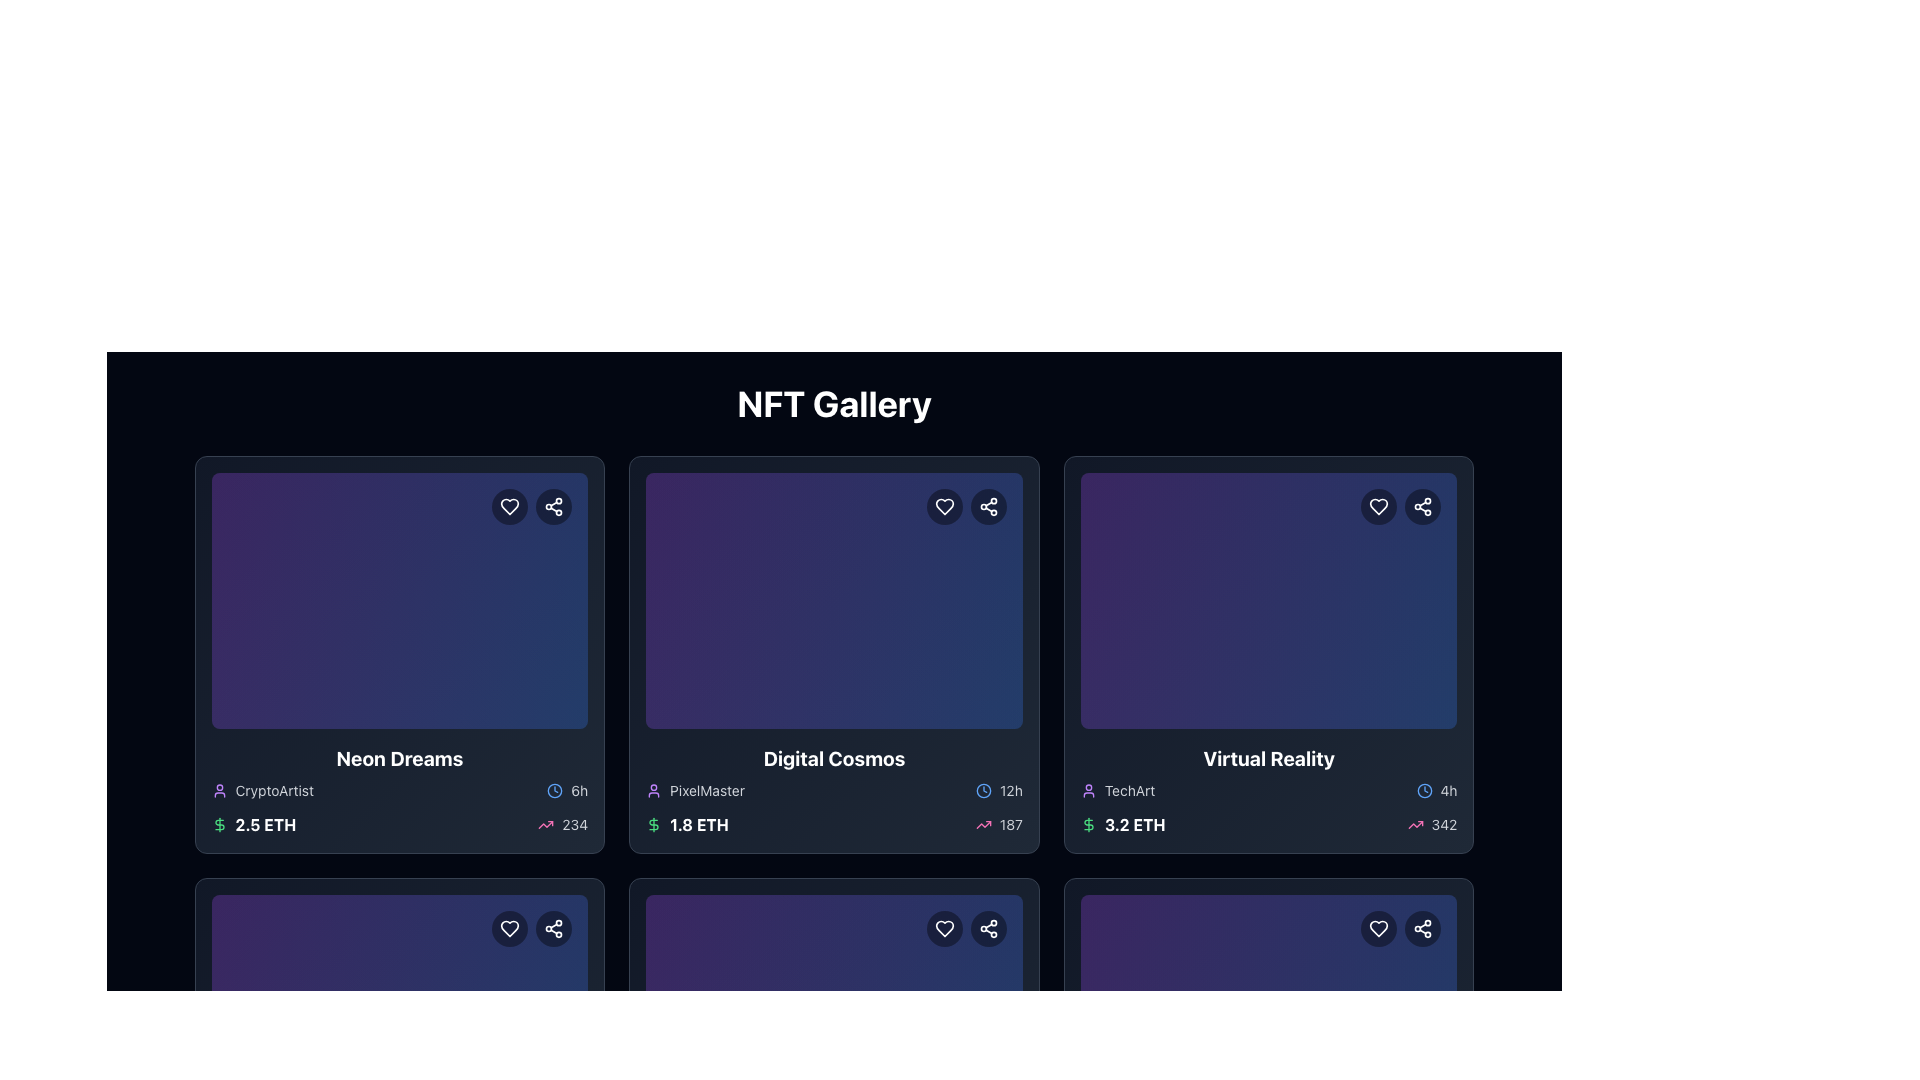 The height and width of the screenshot is (1080, 1920). What do you see at coordinates (695, 789) in the screenshot?
I see `text of the User label with a small purple icon that displays 'PixelMaster' in gray color, located in the bottom left corner of the 'Digital Cosmos' card above the cryptocurrency value` at bounding box center [695, 789].